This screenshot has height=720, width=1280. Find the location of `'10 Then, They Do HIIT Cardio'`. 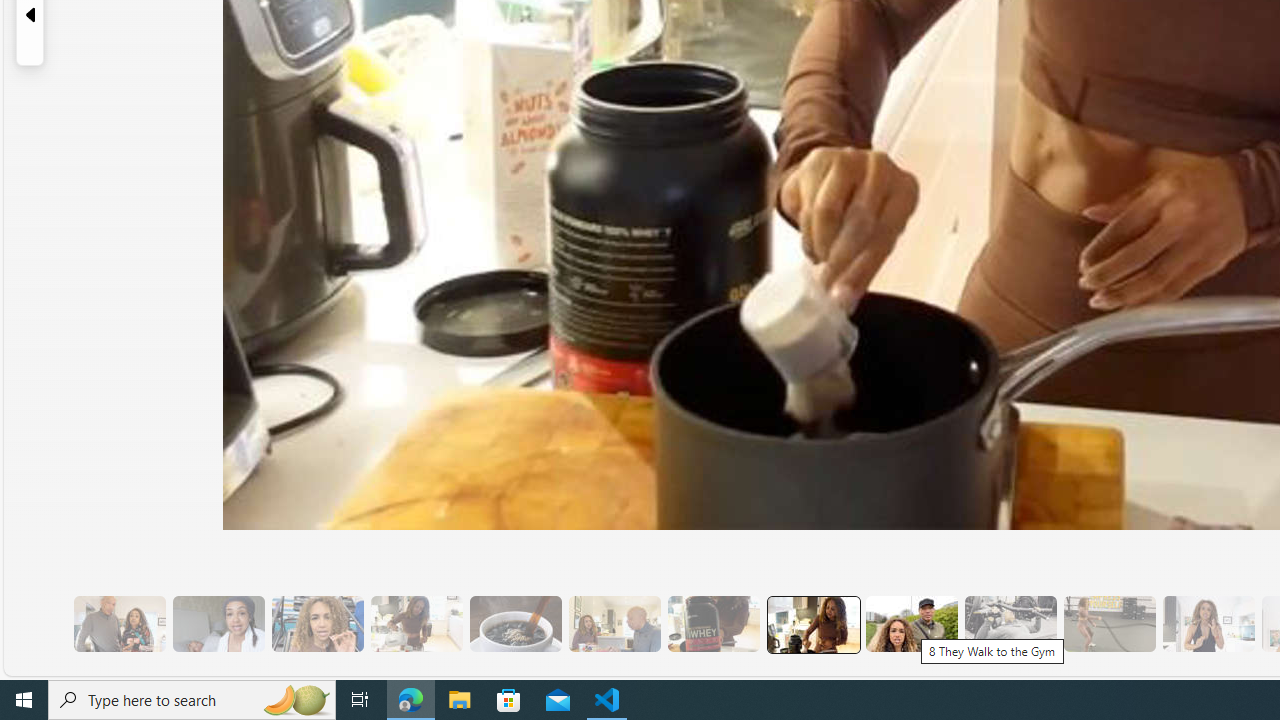

'10 Then, They Do HIIT Cardio' is located at coordinates (1108, 623).